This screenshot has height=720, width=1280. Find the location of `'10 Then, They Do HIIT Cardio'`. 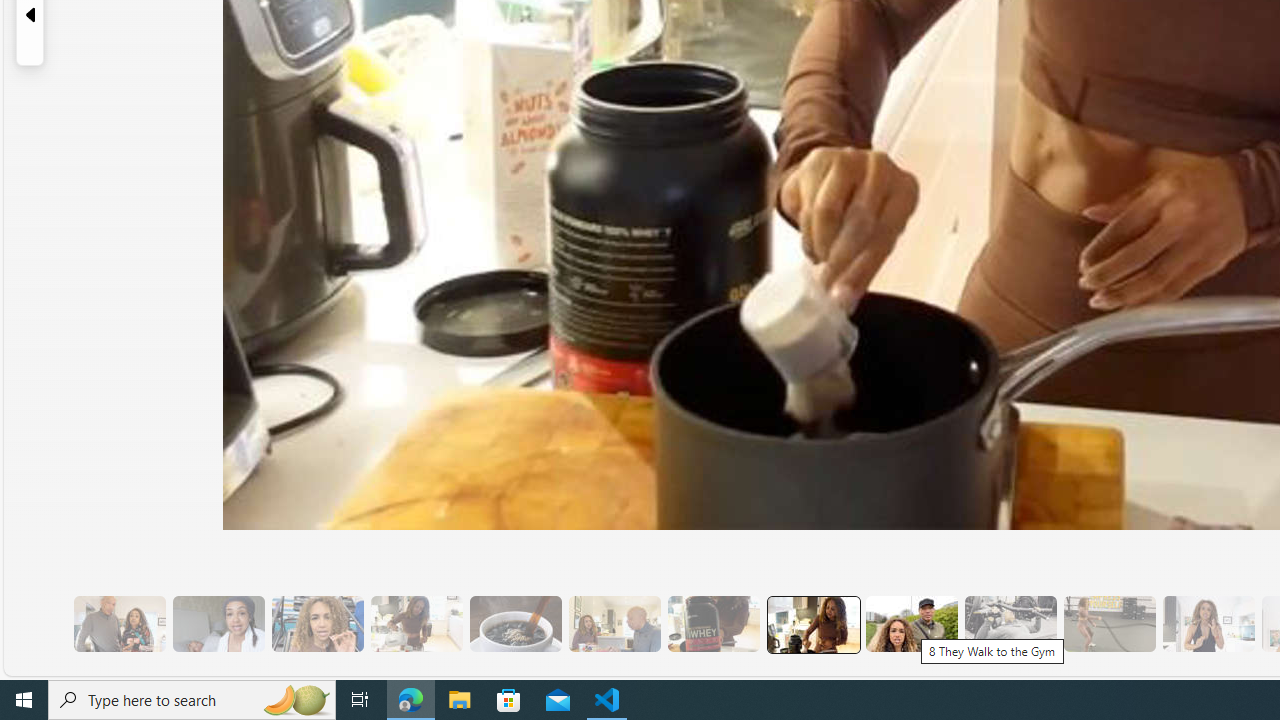

'10 Then, They Do HIIT Cardio' is located at coordinates (1108, 623).